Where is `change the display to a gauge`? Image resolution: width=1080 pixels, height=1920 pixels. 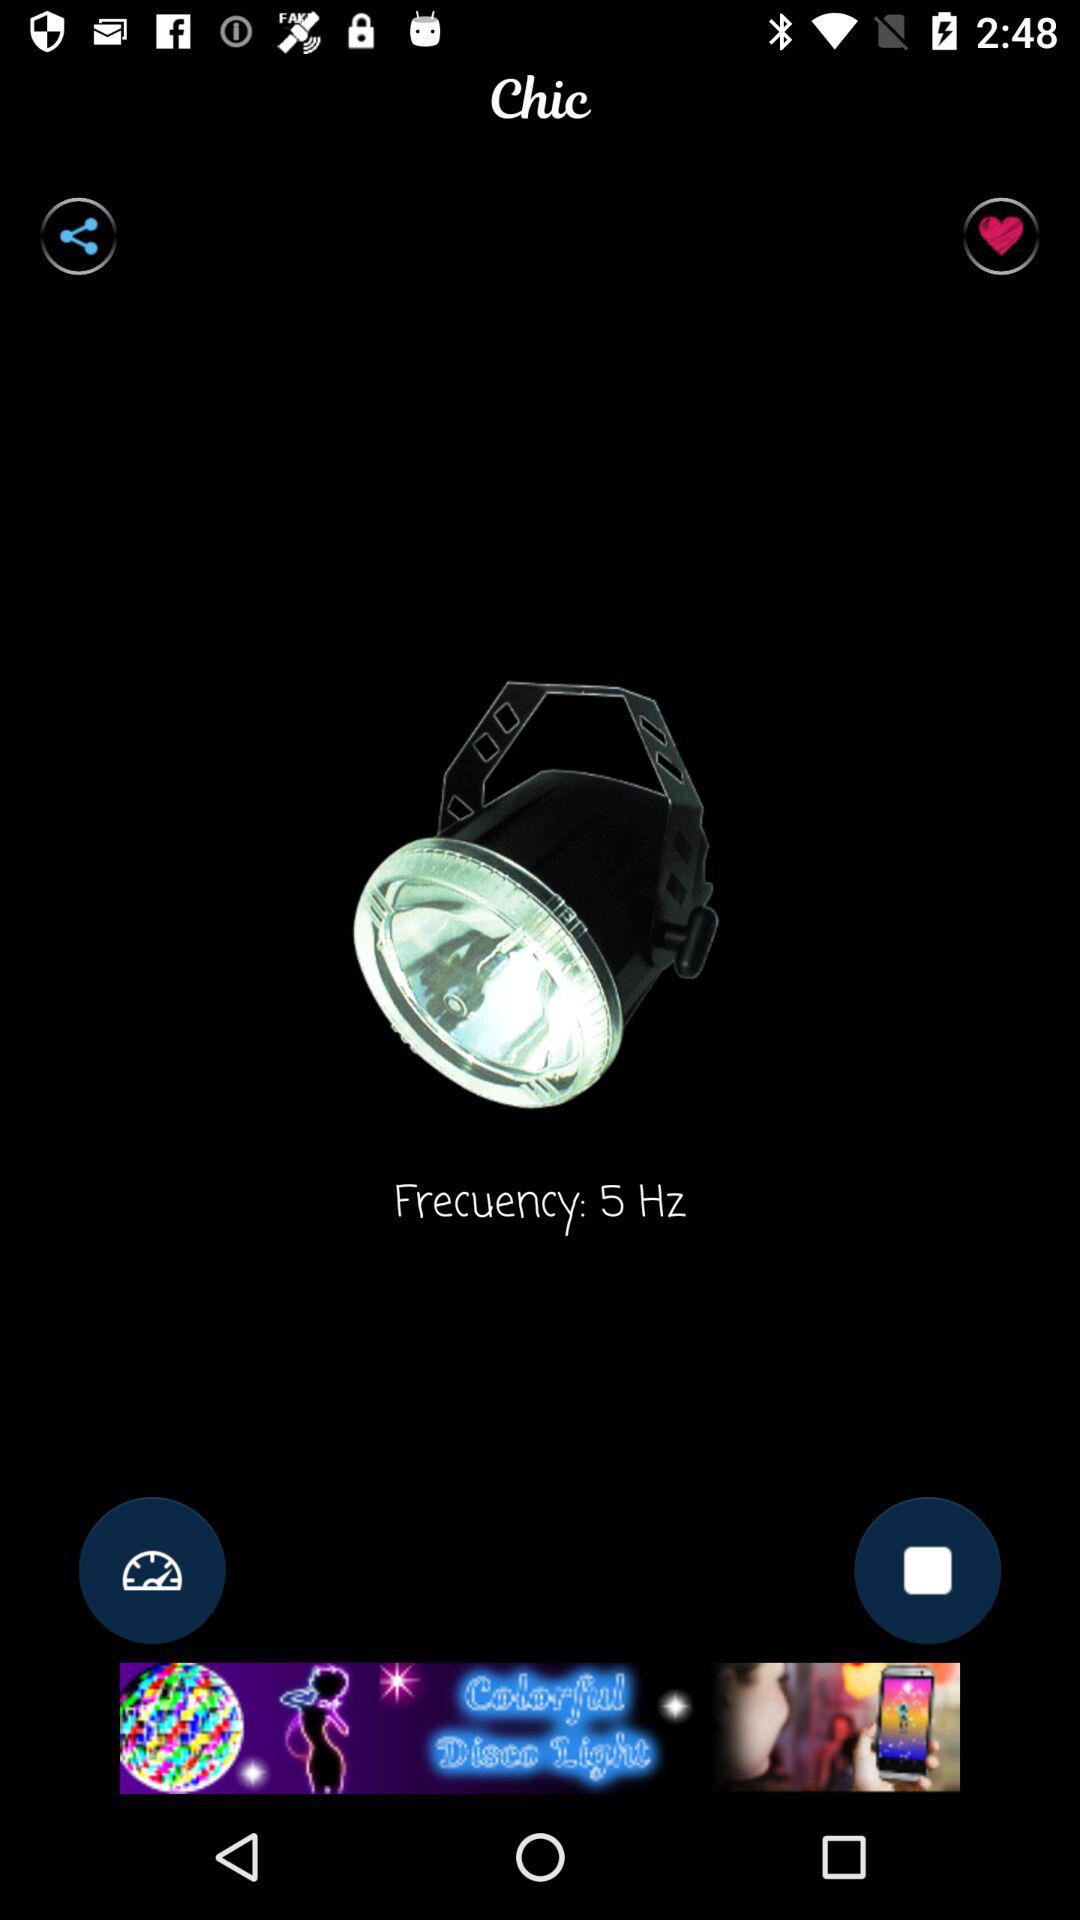 change the display to a gauge is located at coordinates (151, 1569).